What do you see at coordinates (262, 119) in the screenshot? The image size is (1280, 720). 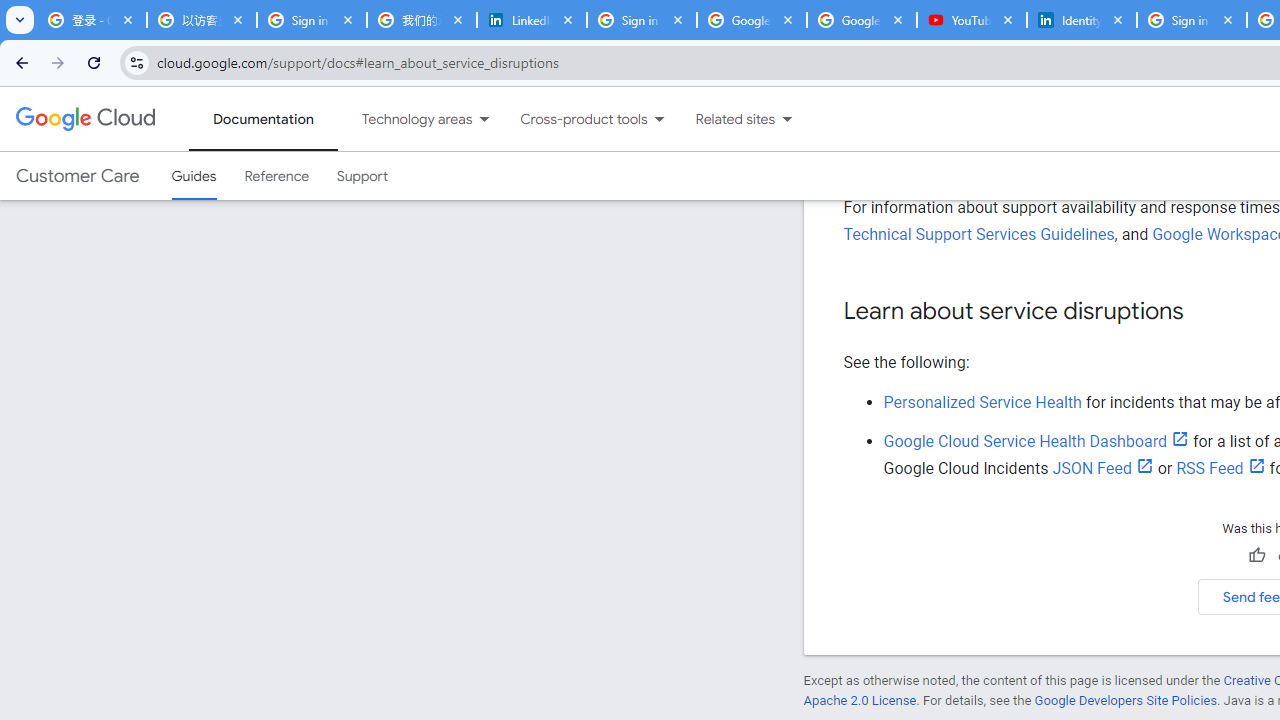 I see `'Documentation, selected'` at bounding box center [262, 119].